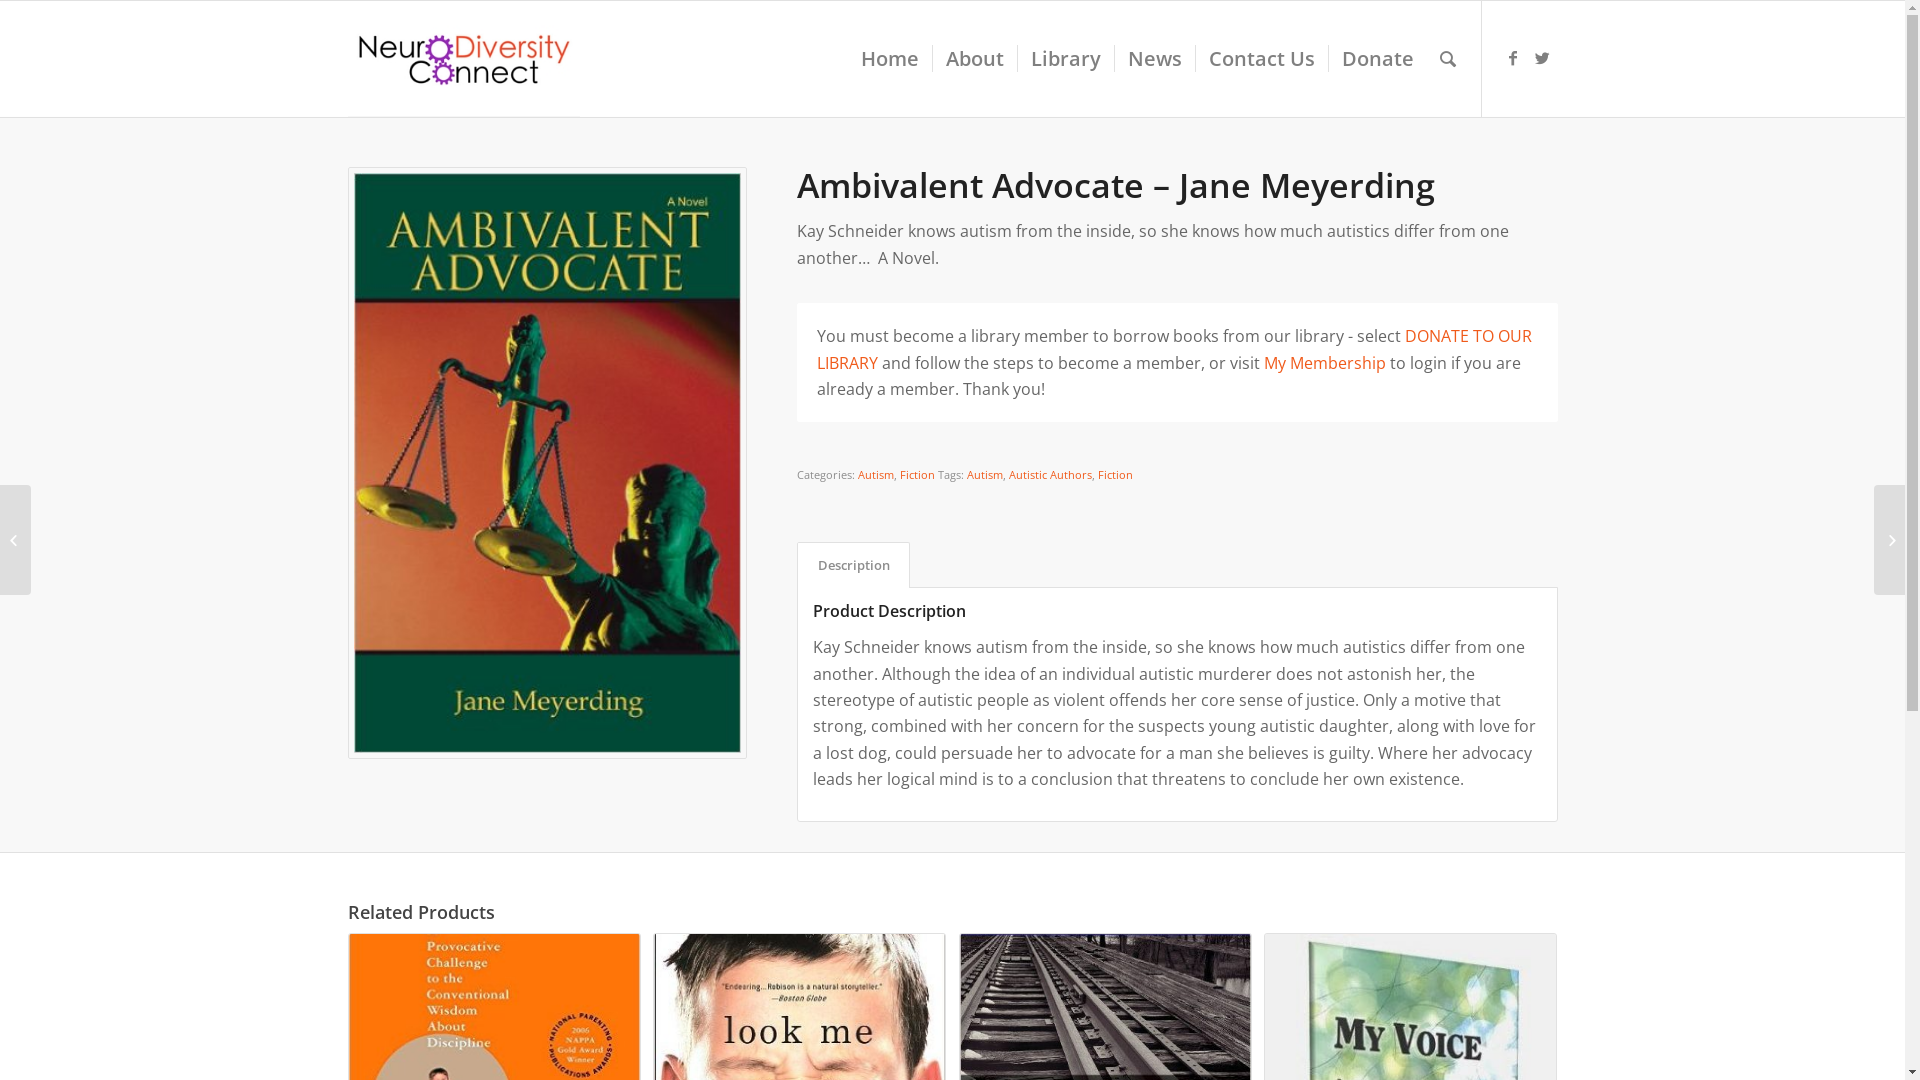 Image resolution: width=1920 pixels, height=1080 pixels. Describe the element at coordinates (1008, 474) in the screenshot. I see `'Autistic Authors'` at that location.